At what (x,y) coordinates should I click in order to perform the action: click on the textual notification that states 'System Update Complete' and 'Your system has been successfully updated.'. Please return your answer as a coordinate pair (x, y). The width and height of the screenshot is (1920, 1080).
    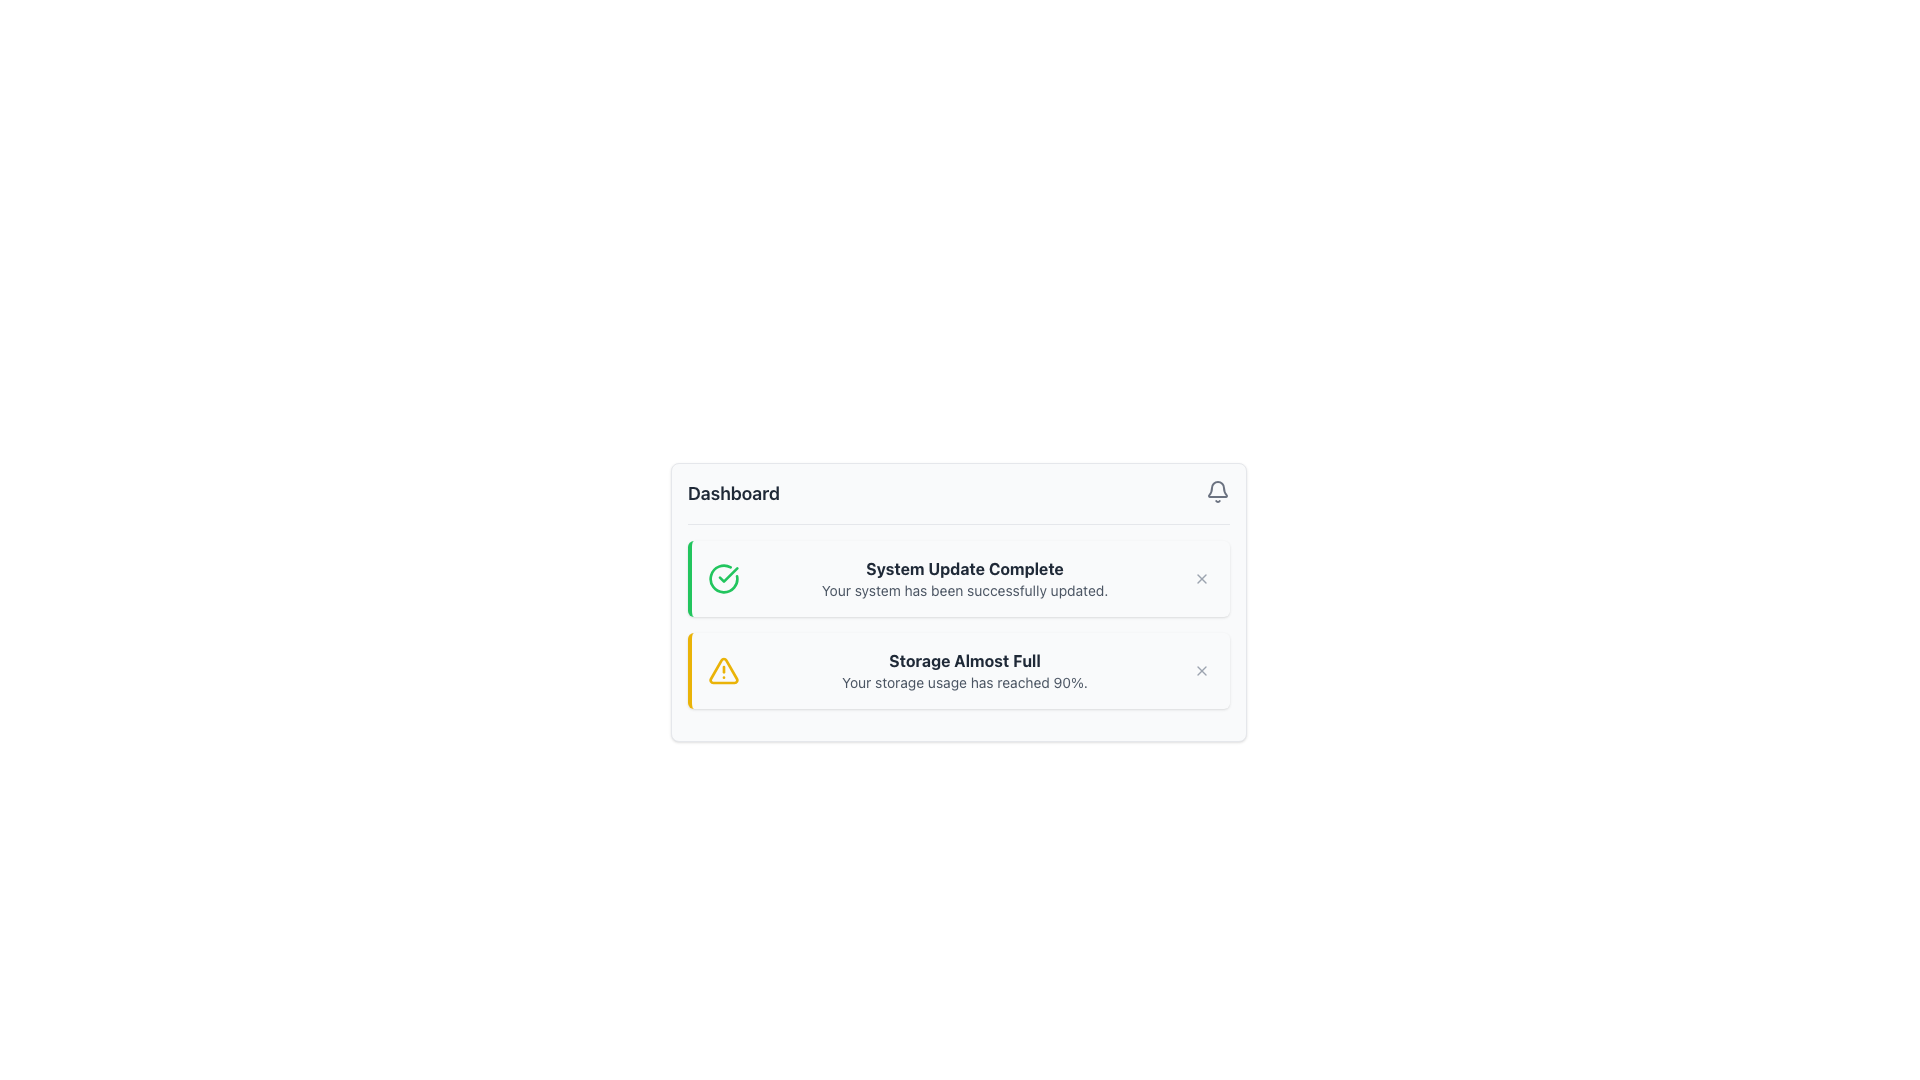
    Looking at the image, I should click on (964, 578).